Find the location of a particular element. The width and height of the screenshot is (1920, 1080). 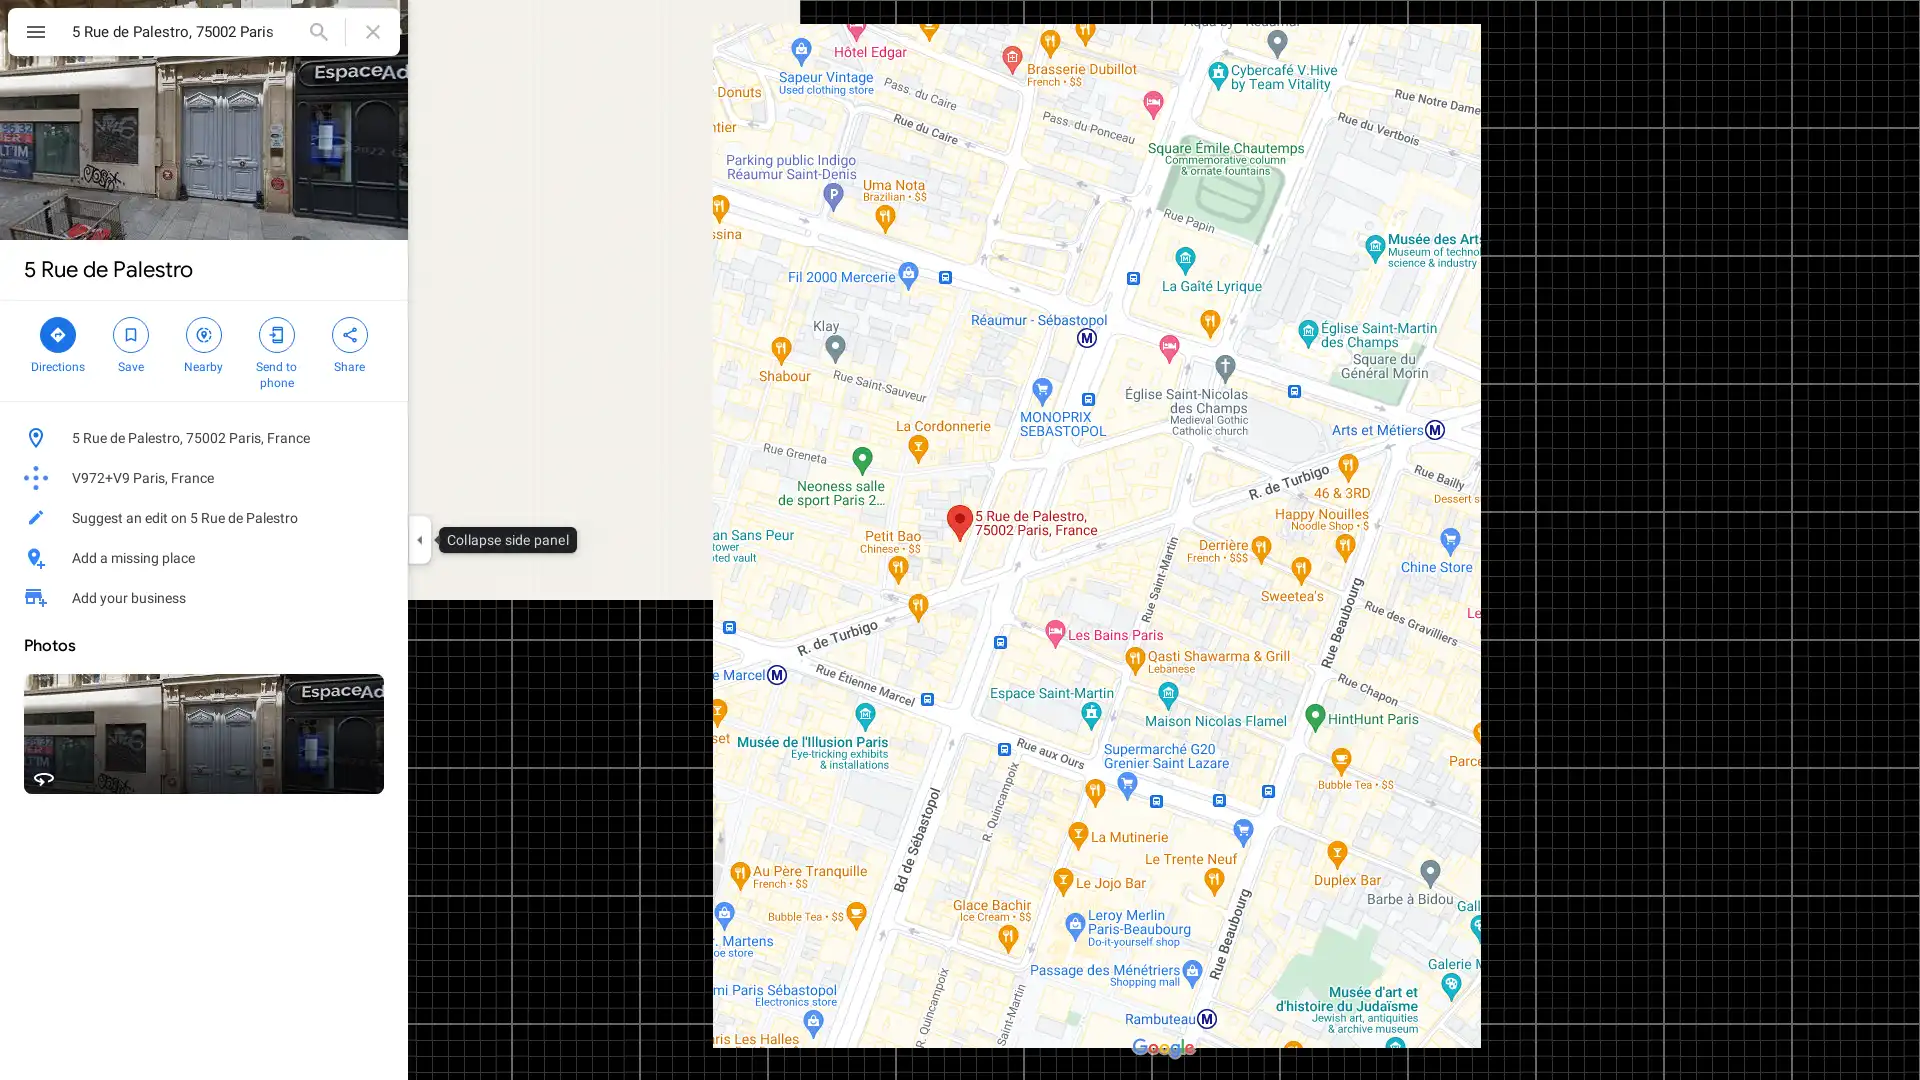

Send 5 Rue de Palestro to your phone is located at coordinates (275, 350).